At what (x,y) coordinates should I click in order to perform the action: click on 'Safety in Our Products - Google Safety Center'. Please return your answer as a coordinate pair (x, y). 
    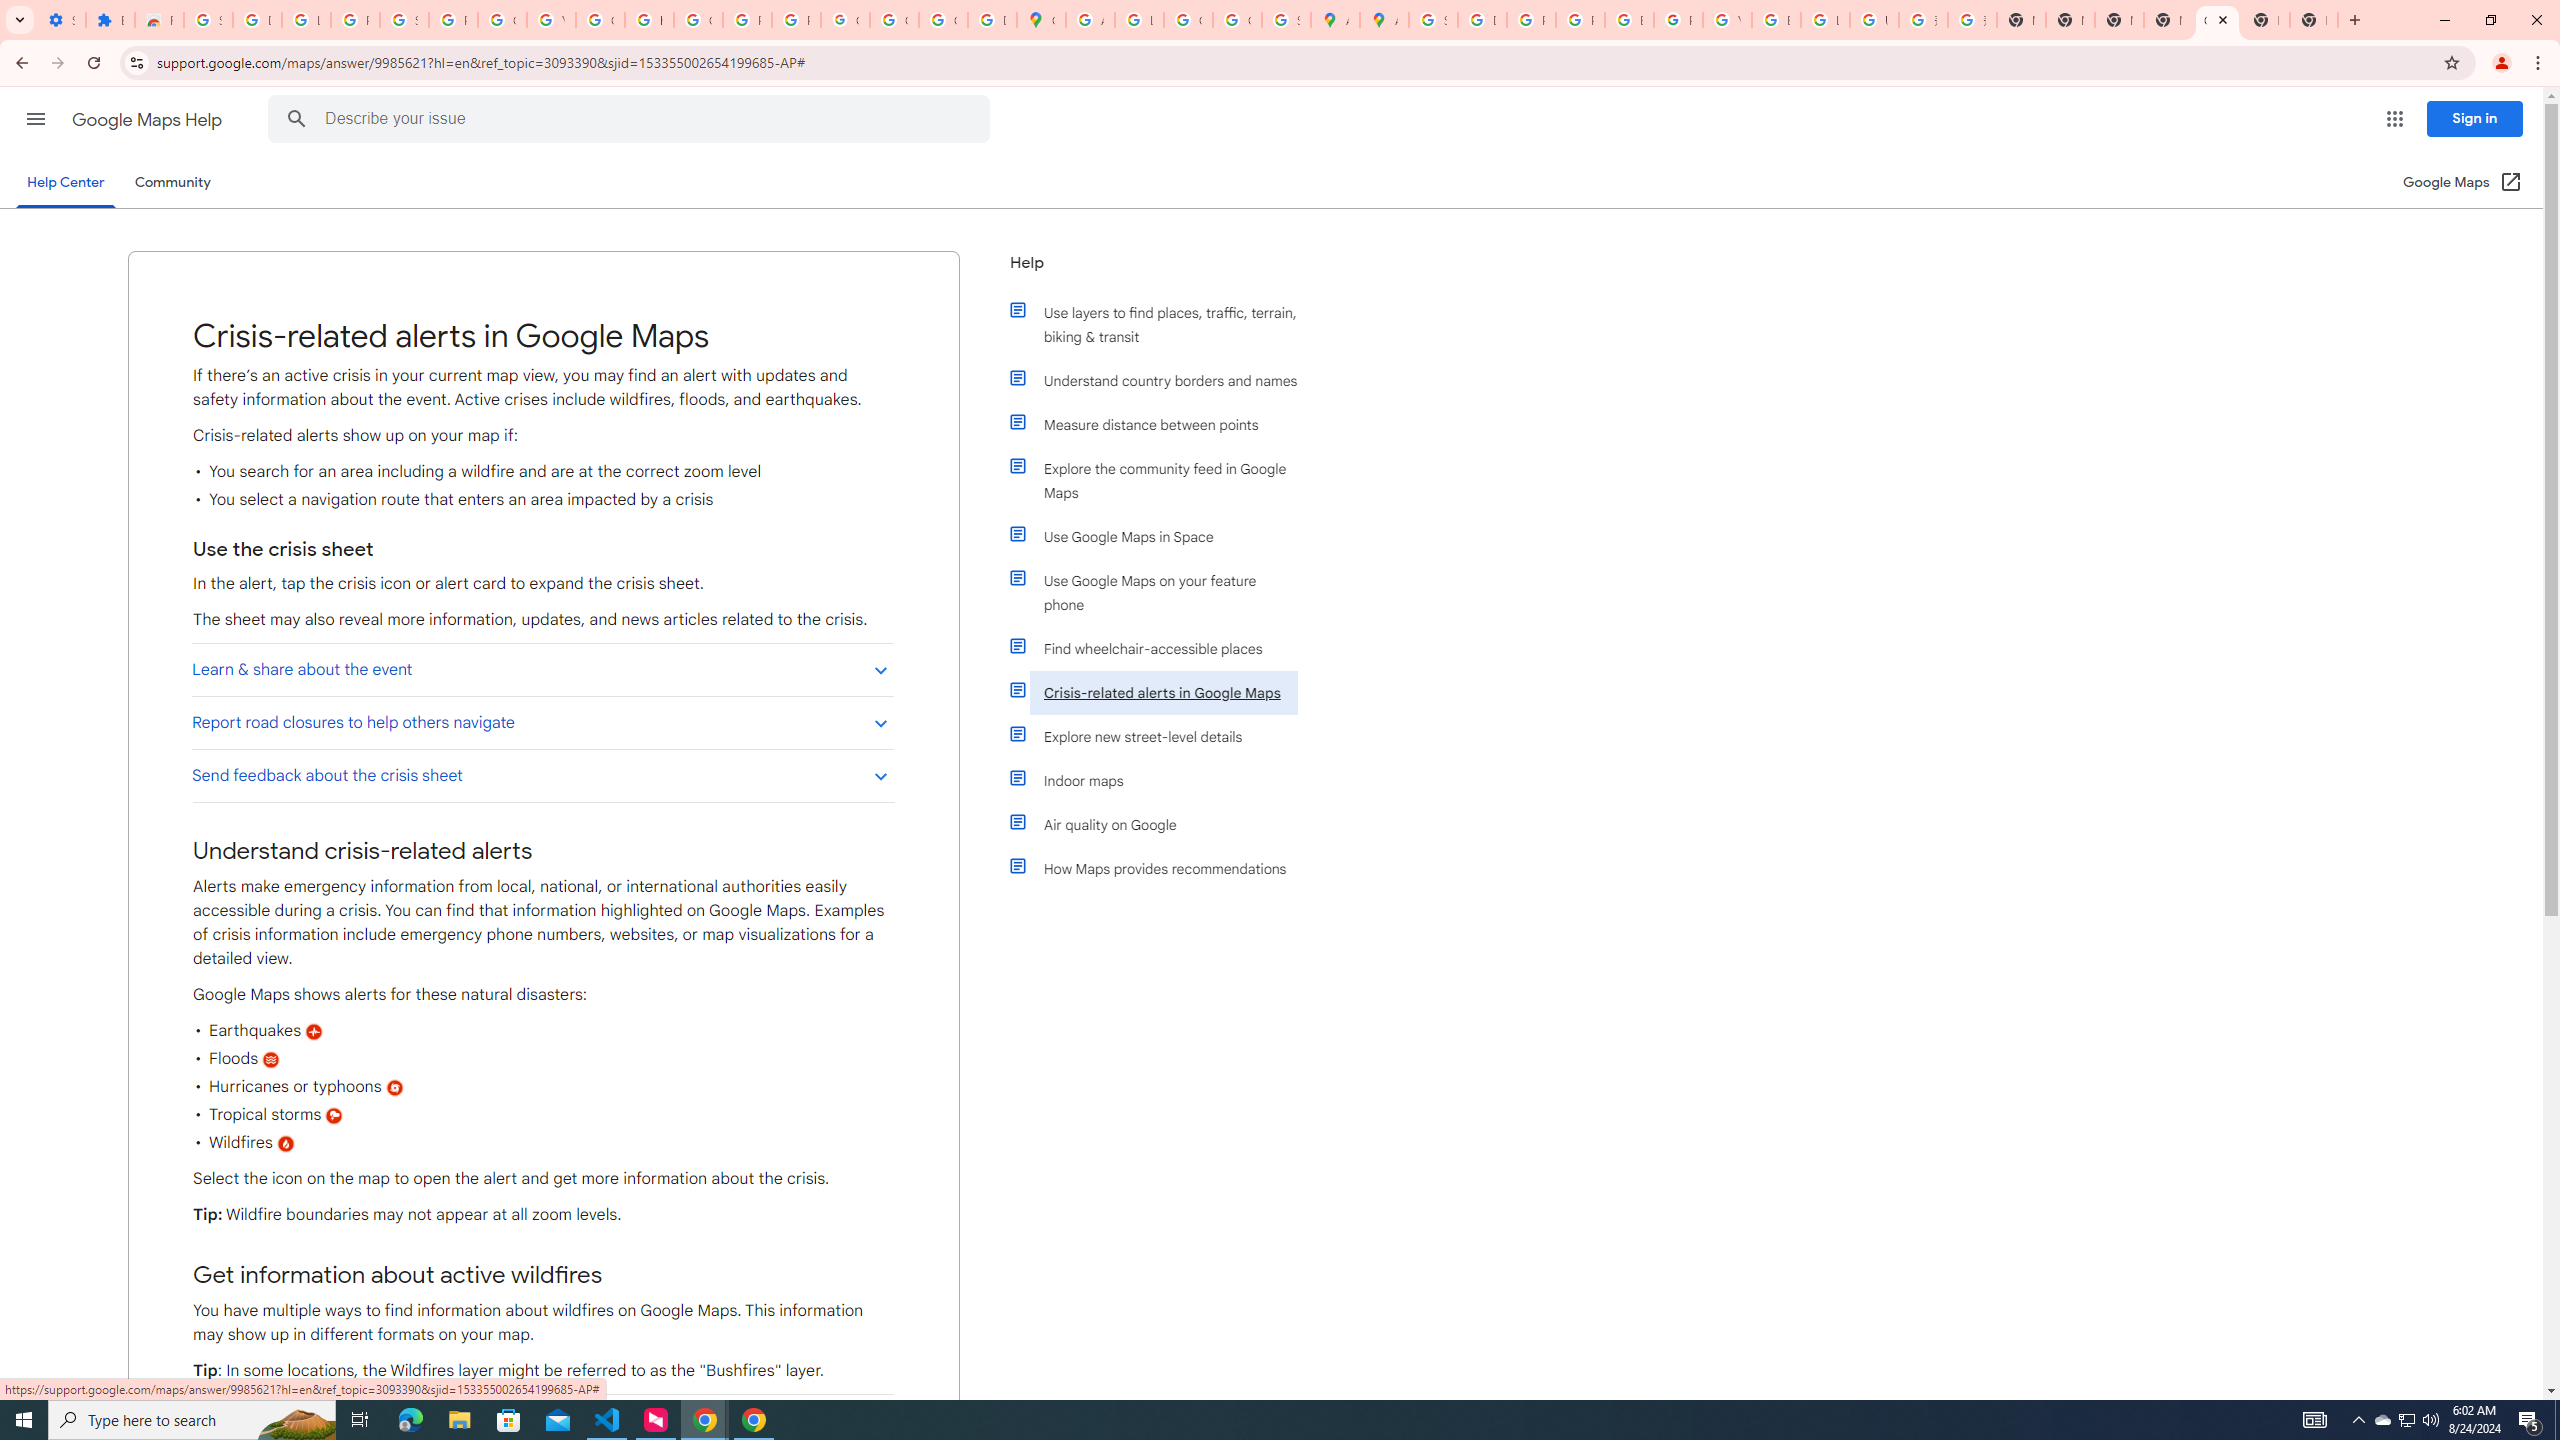
    Looking at the image, I should click on (1285, 19).